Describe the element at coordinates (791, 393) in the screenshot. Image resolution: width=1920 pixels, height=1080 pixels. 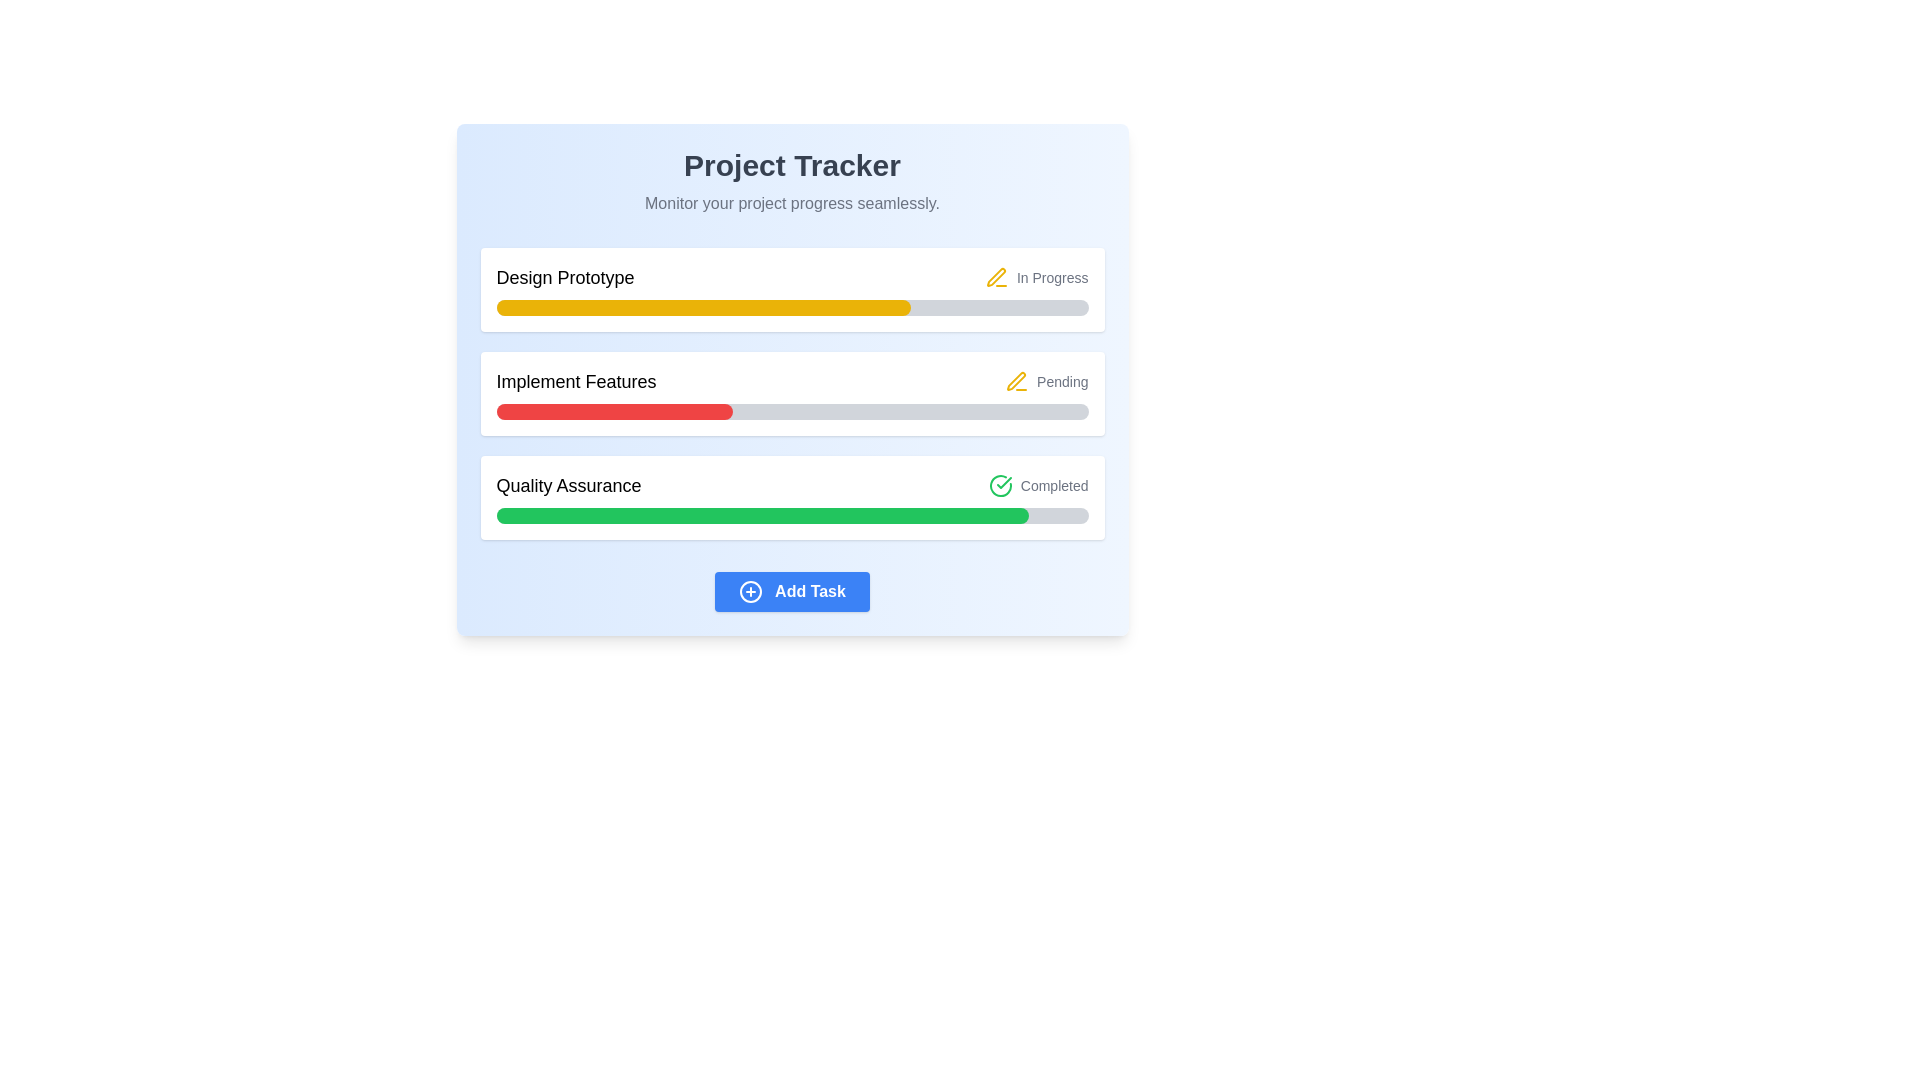
I see `the Progress Card that indicates the progress and status of the 'Implement Features' task, which is the second card in a vertical list` at that location.